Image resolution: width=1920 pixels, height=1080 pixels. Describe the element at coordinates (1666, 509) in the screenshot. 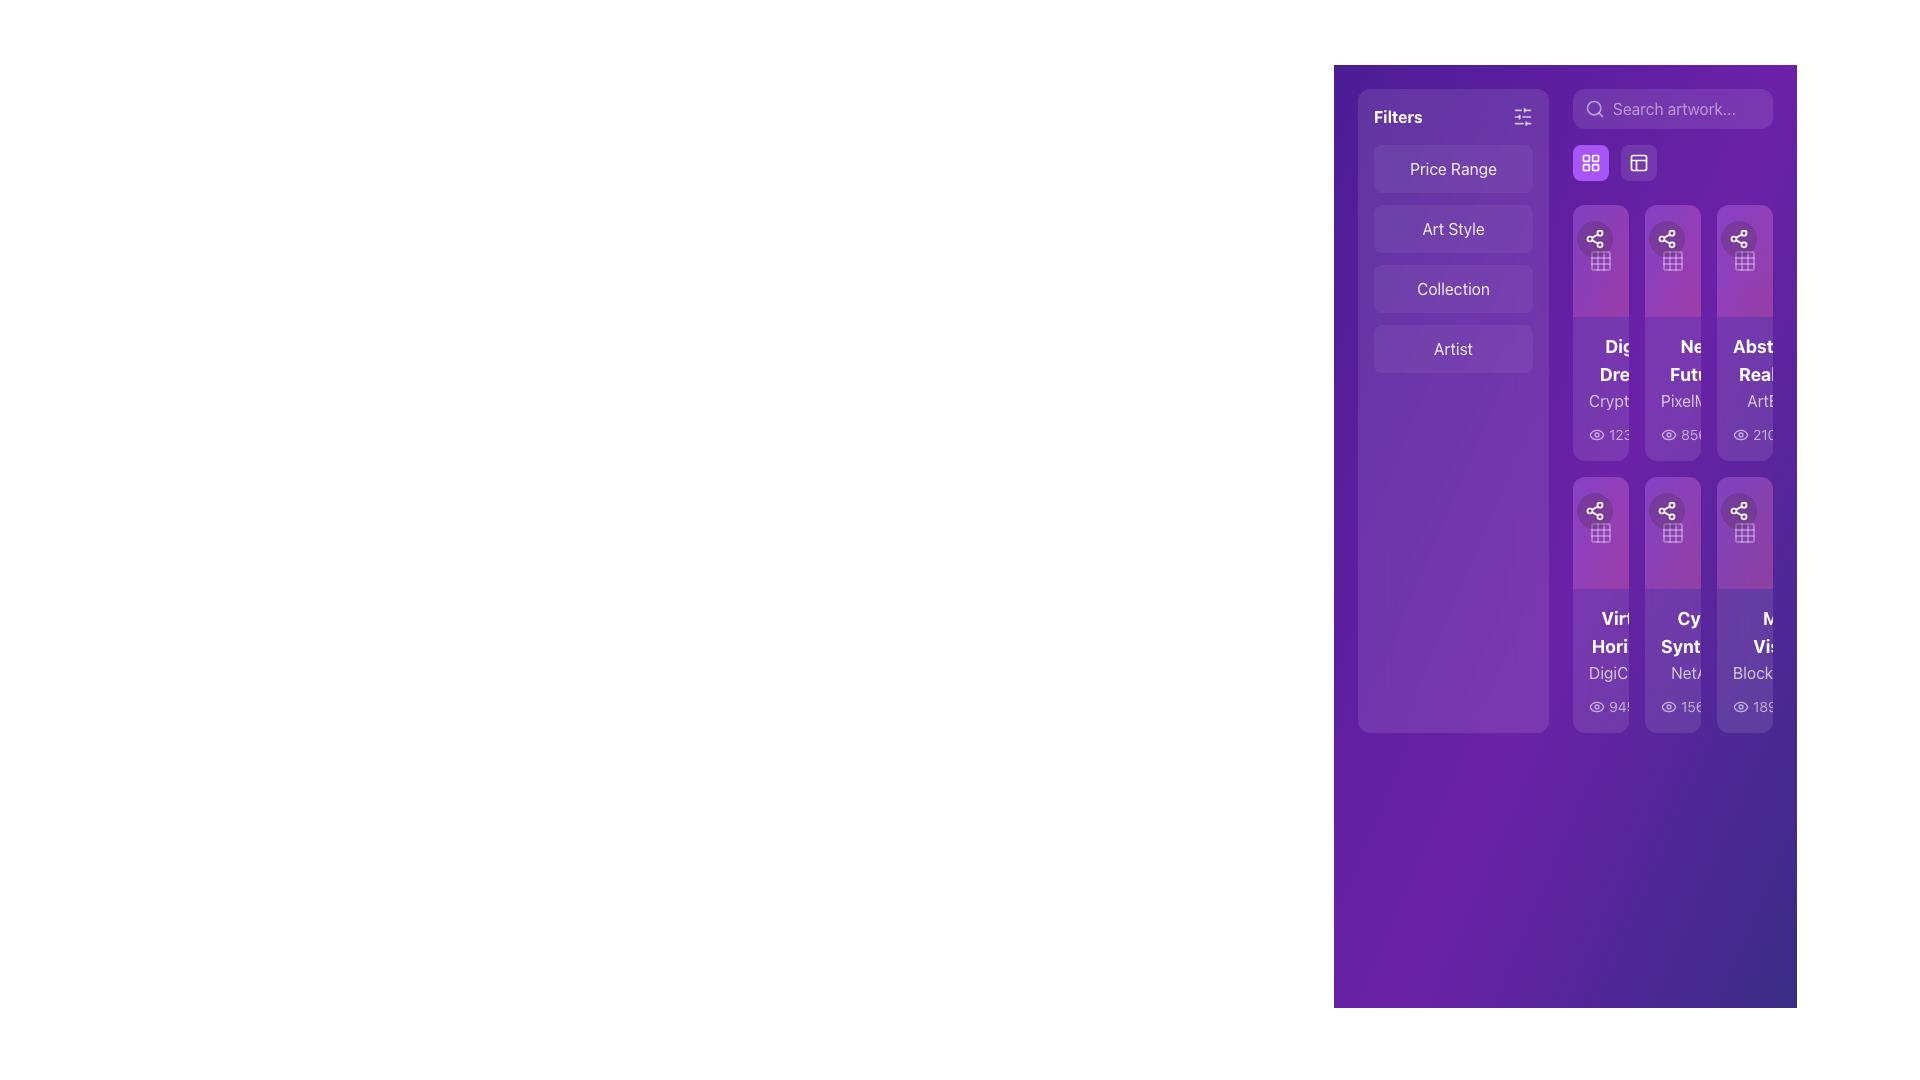

I see `the minimalist share icon, which consists of three connected circles forming a triangular shape, located in the upper part of the second vertical card in the grid on the right section of the interface, to share the content` at that location.